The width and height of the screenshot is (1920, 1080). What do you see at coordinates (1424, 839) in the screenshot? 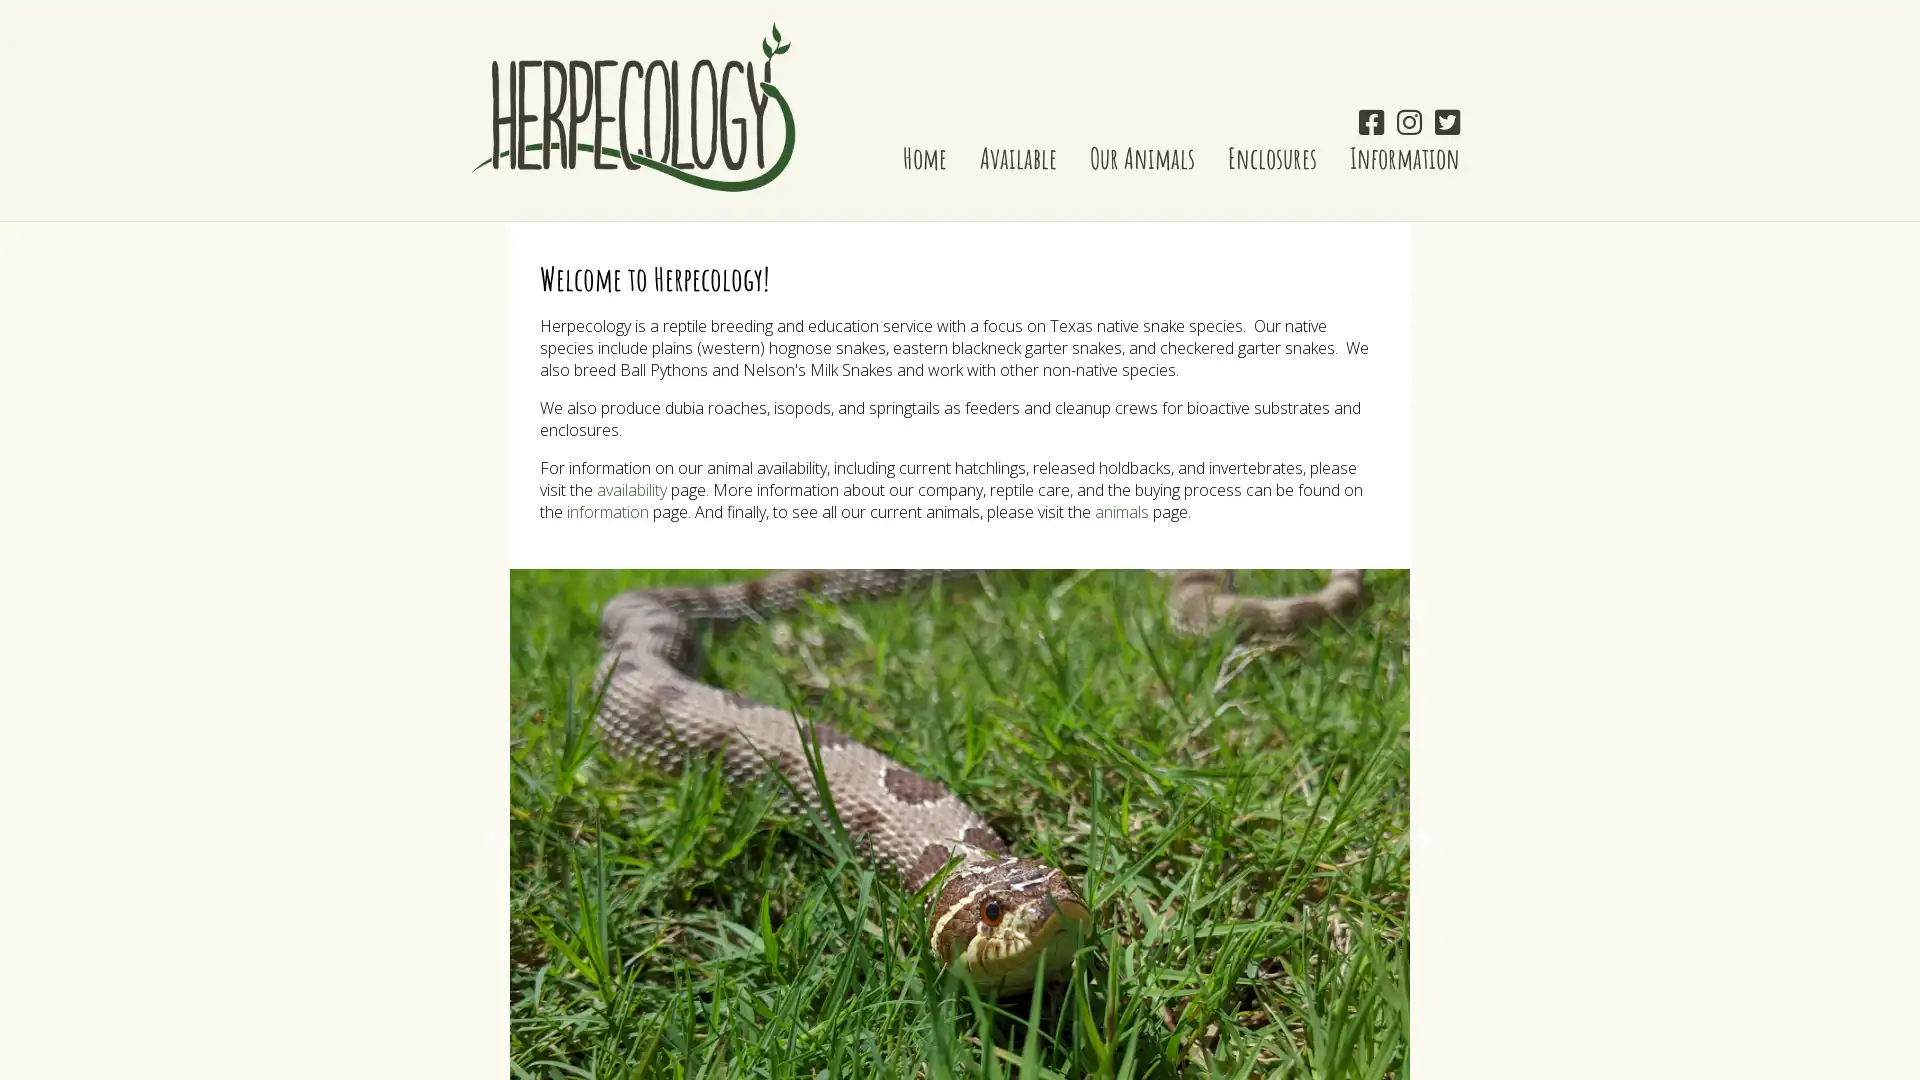
I see `Next` at bounding box center [1424, 839].